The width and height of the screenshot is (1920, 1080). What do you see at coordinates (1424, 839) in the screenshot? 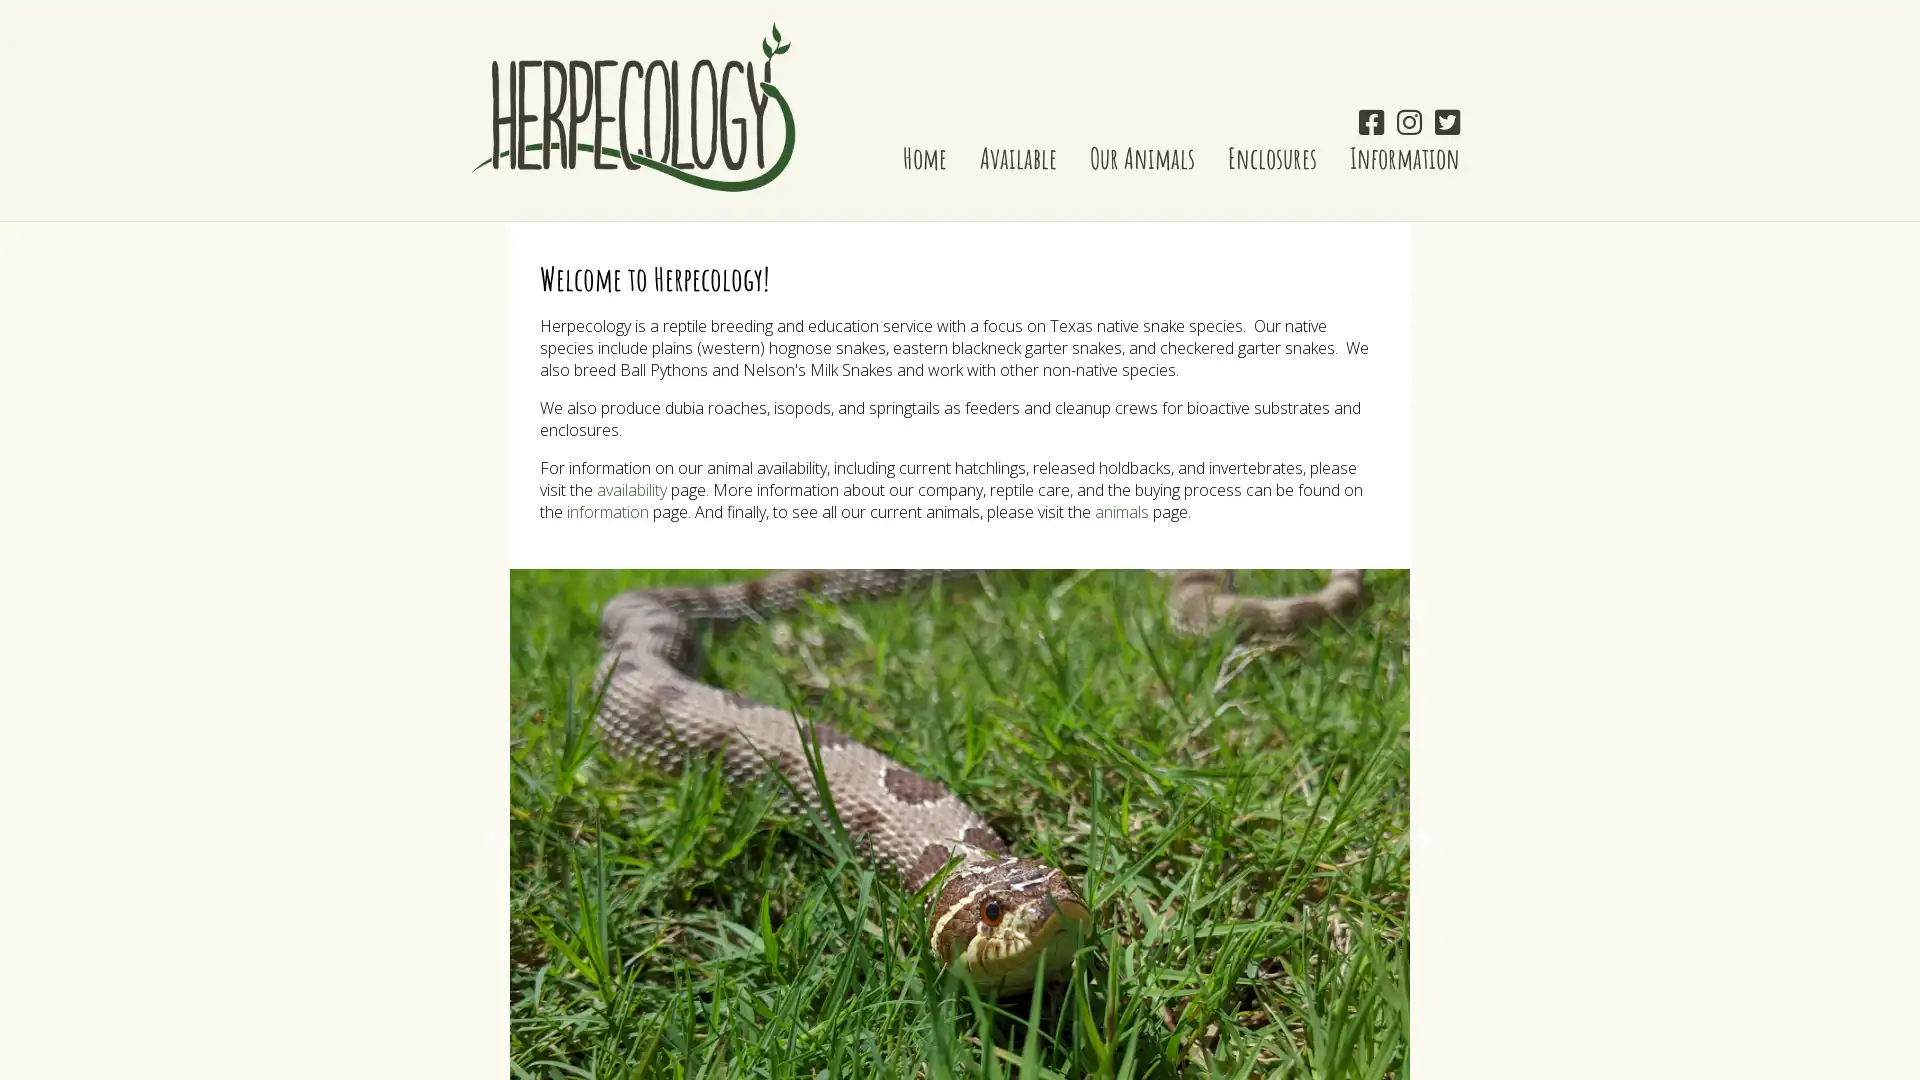
I see `Next` at bounding box center [1424, 839].